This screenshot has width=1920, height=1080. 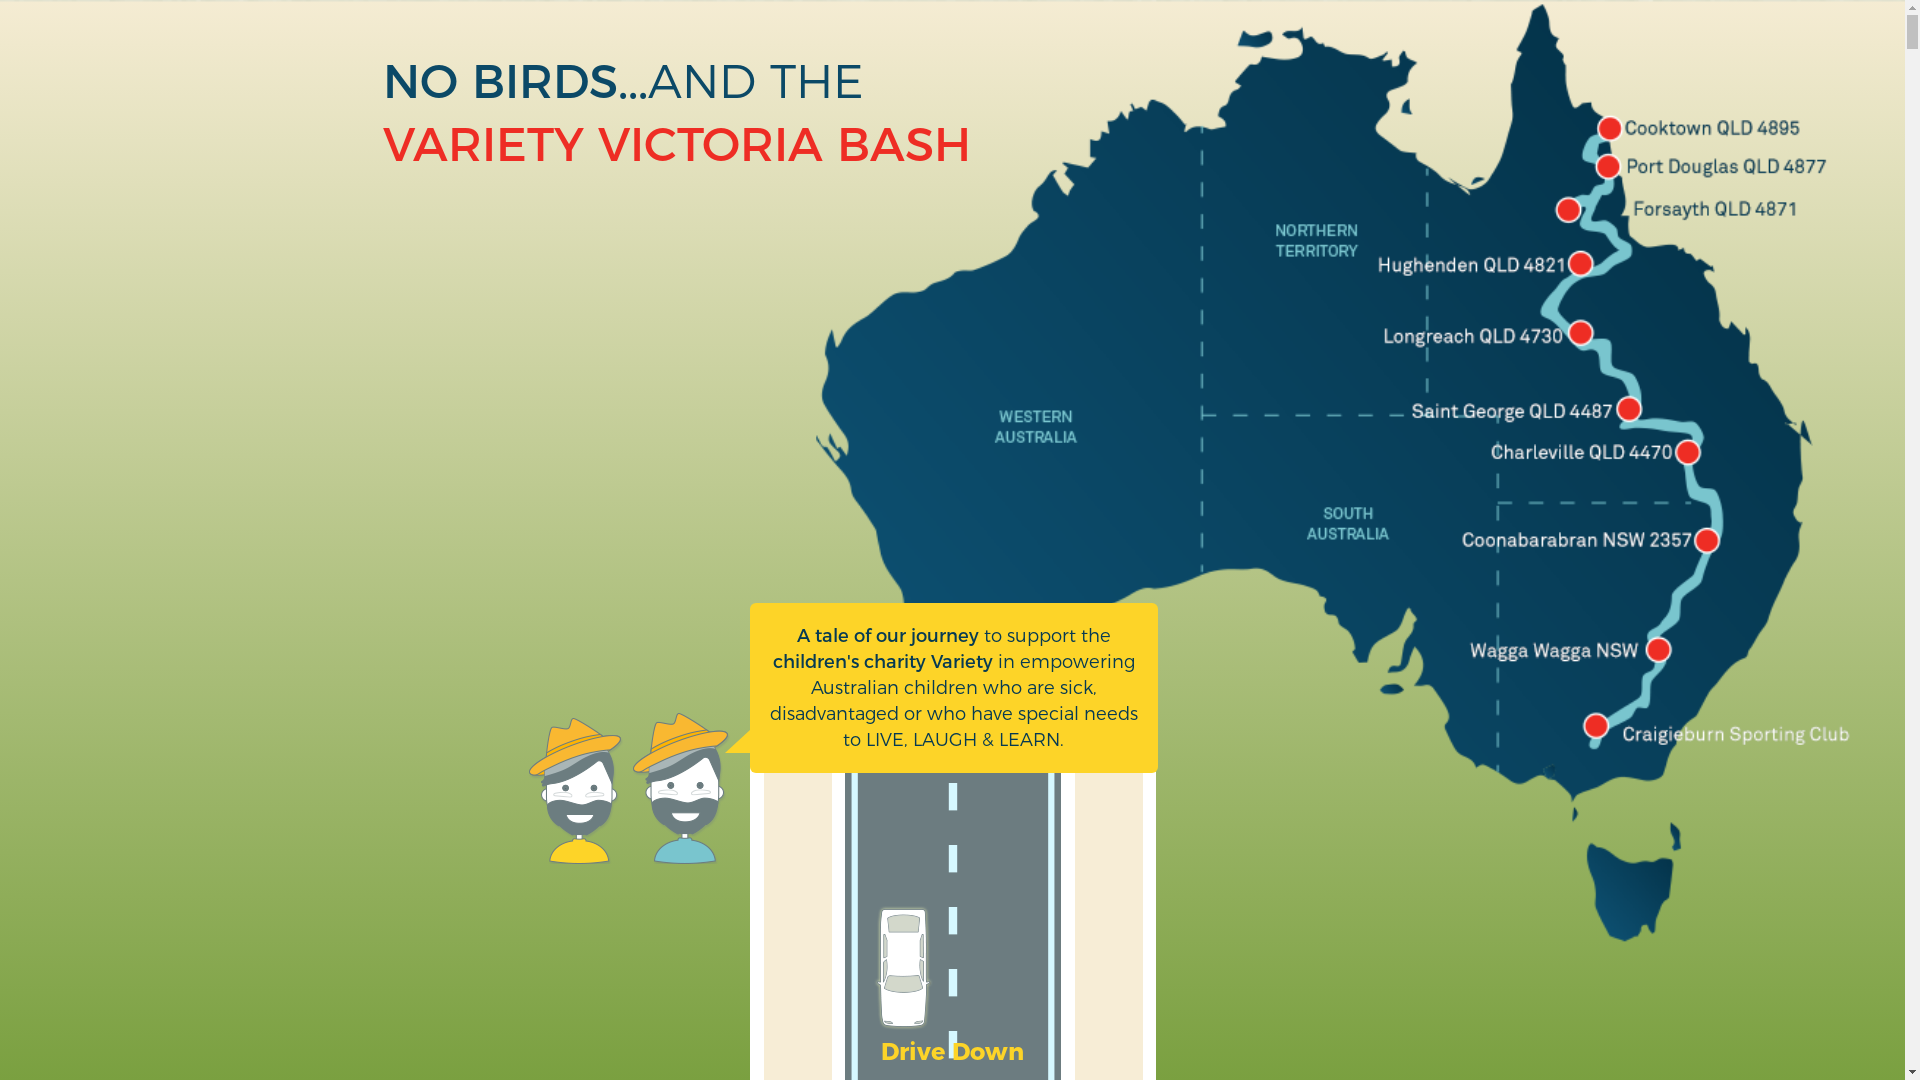 What do you see at coordinates (499, 80) in the screenshot?
I see `'NO BIRDS'` at bounding box center [499, 80].